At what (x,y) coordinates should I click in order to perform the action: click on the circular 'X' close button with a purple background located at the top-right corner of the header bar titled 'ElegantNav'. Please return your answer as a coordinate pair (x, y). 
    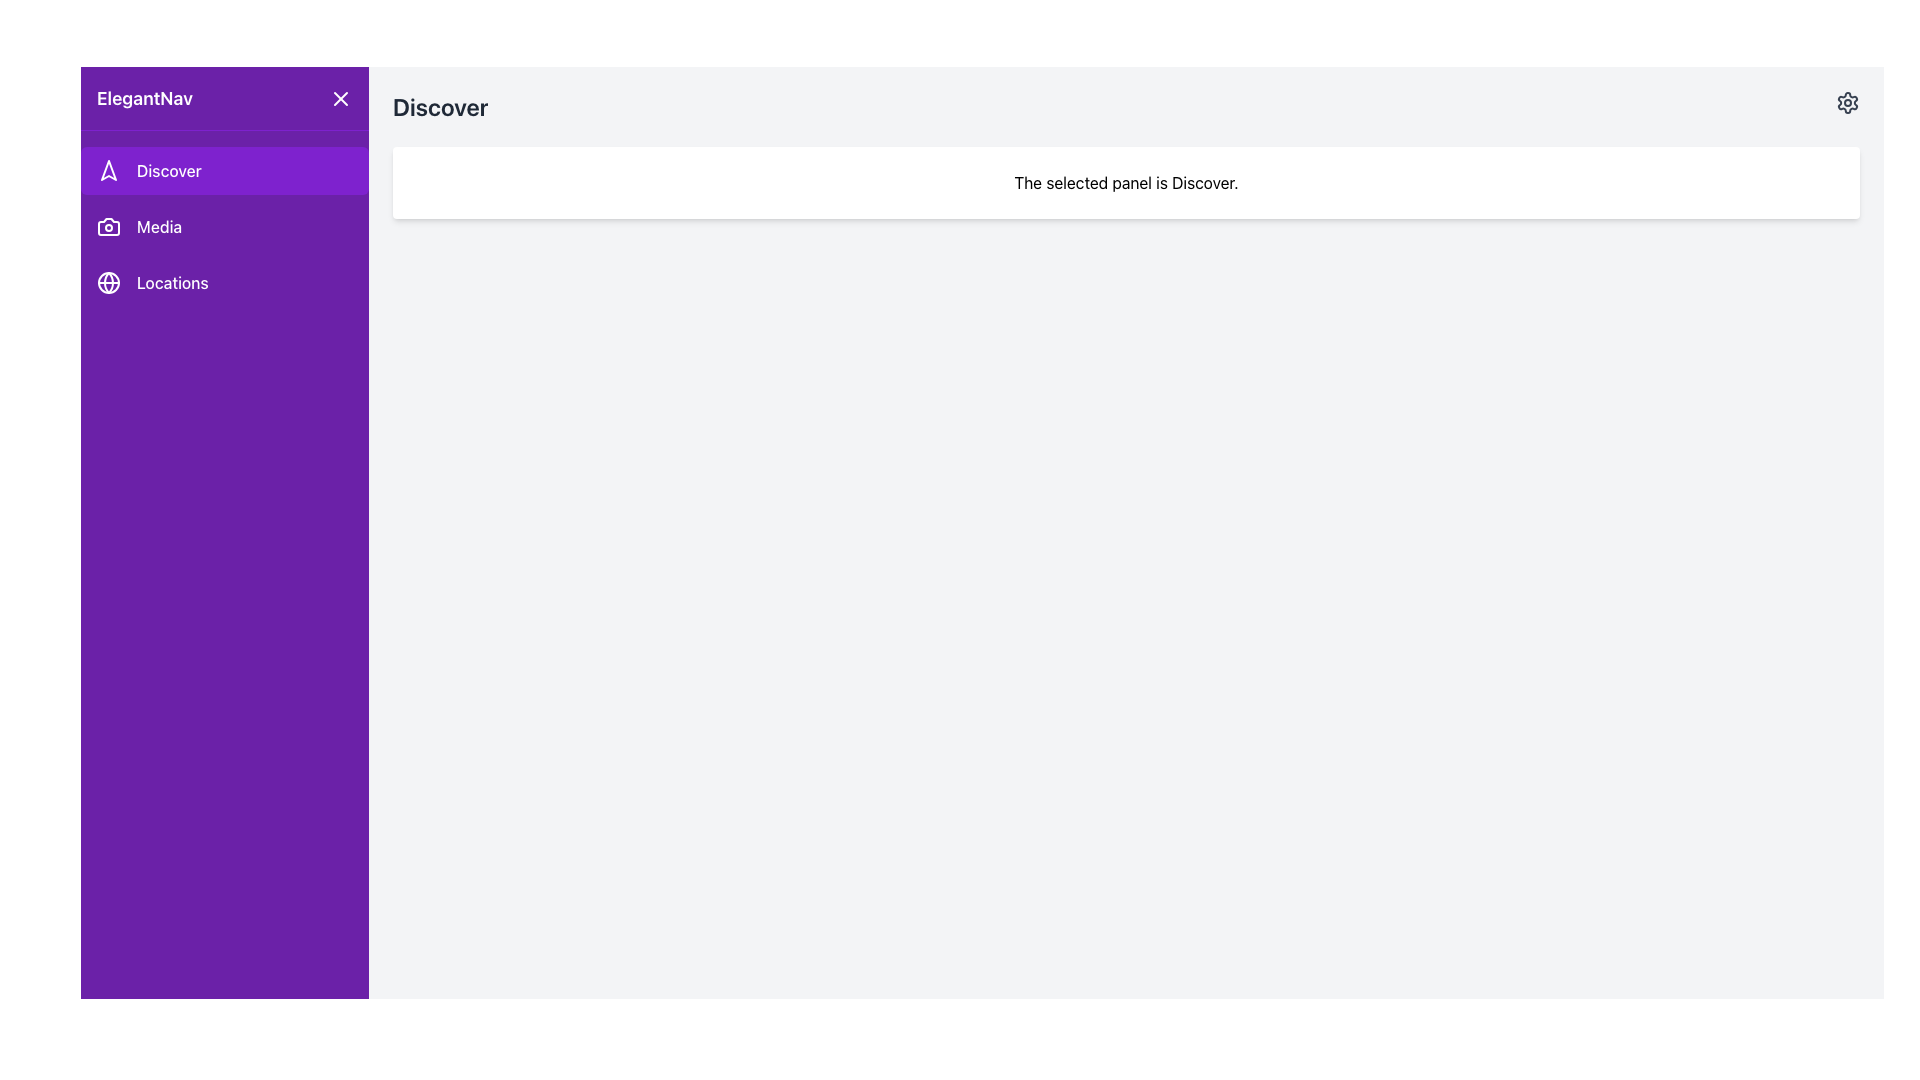
    Looking at the image, I should click on (340, 98).